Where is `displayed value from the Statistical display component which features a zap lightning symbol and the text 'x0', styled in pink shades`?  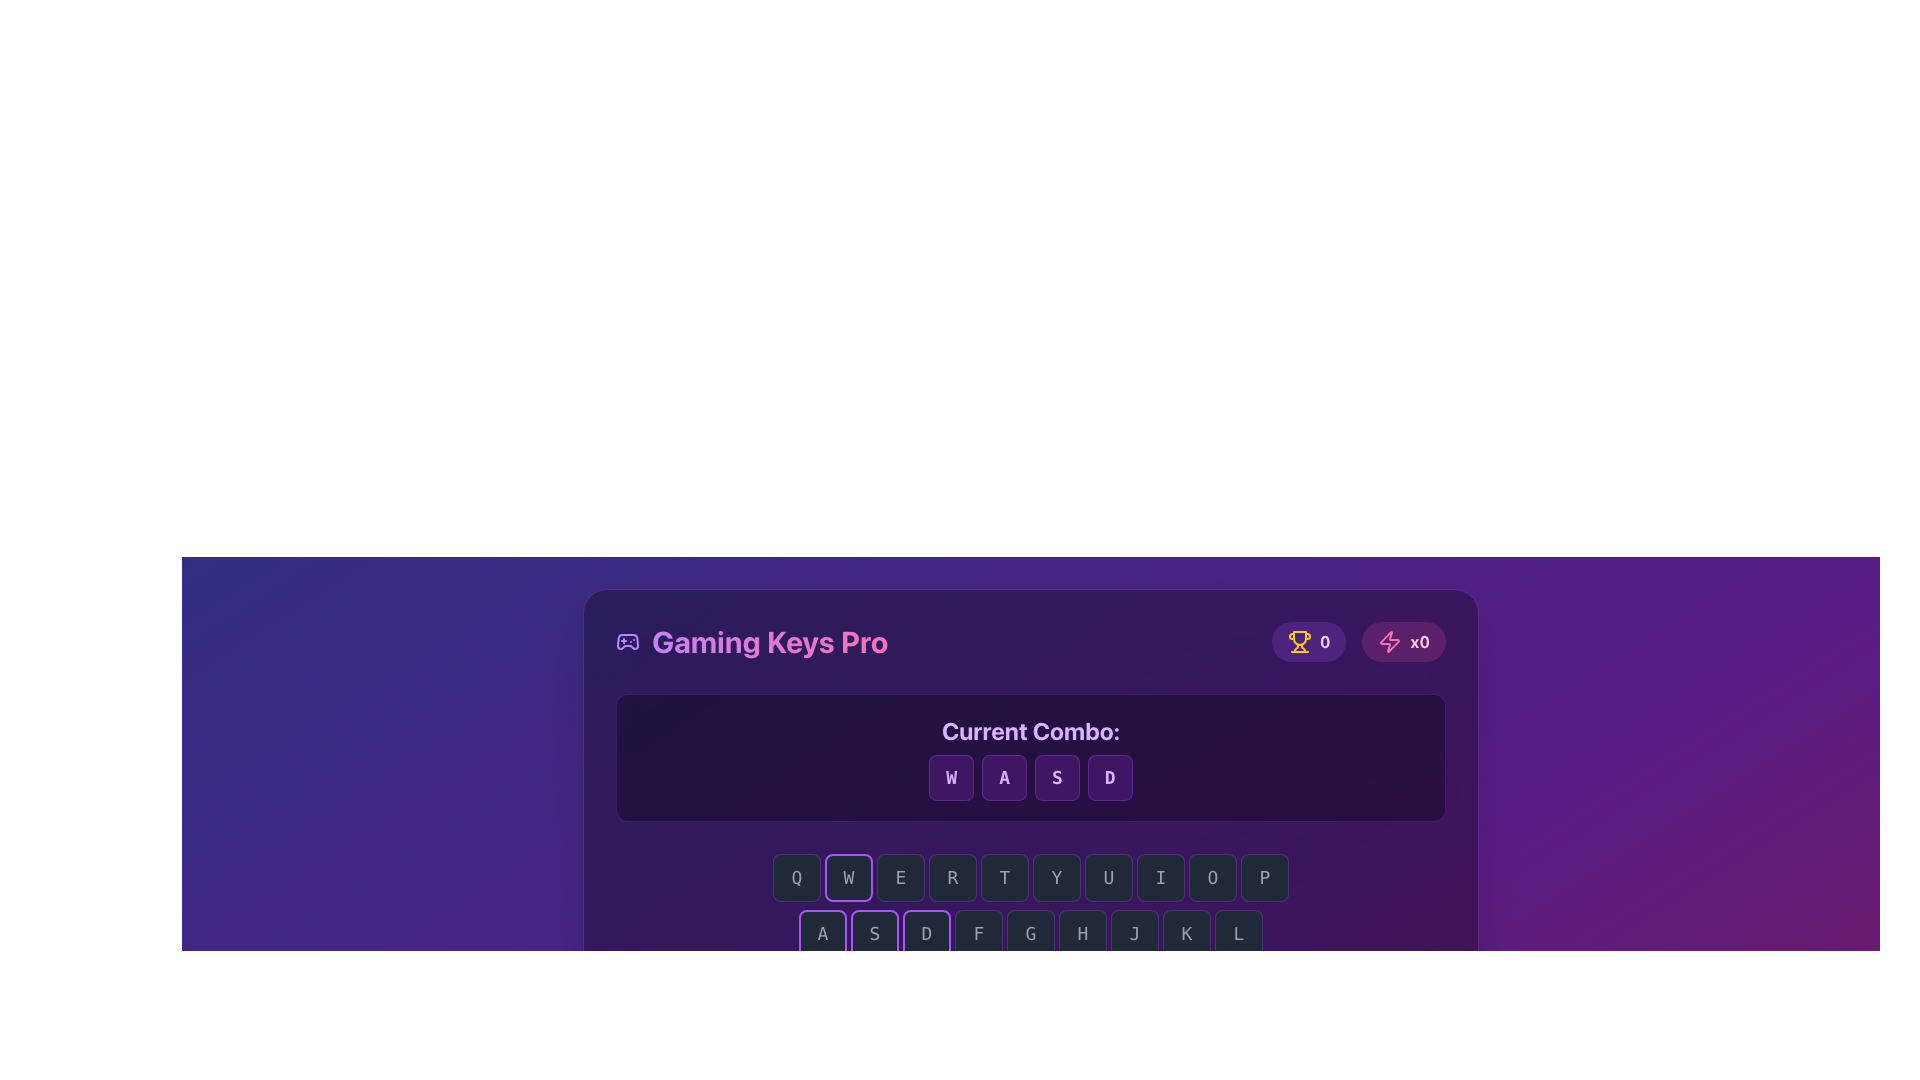 displayed value from the Statistical display component which features a zap lightning symbol and the text 'x0', styled in pink shades is located at coordinates (1403, 641).